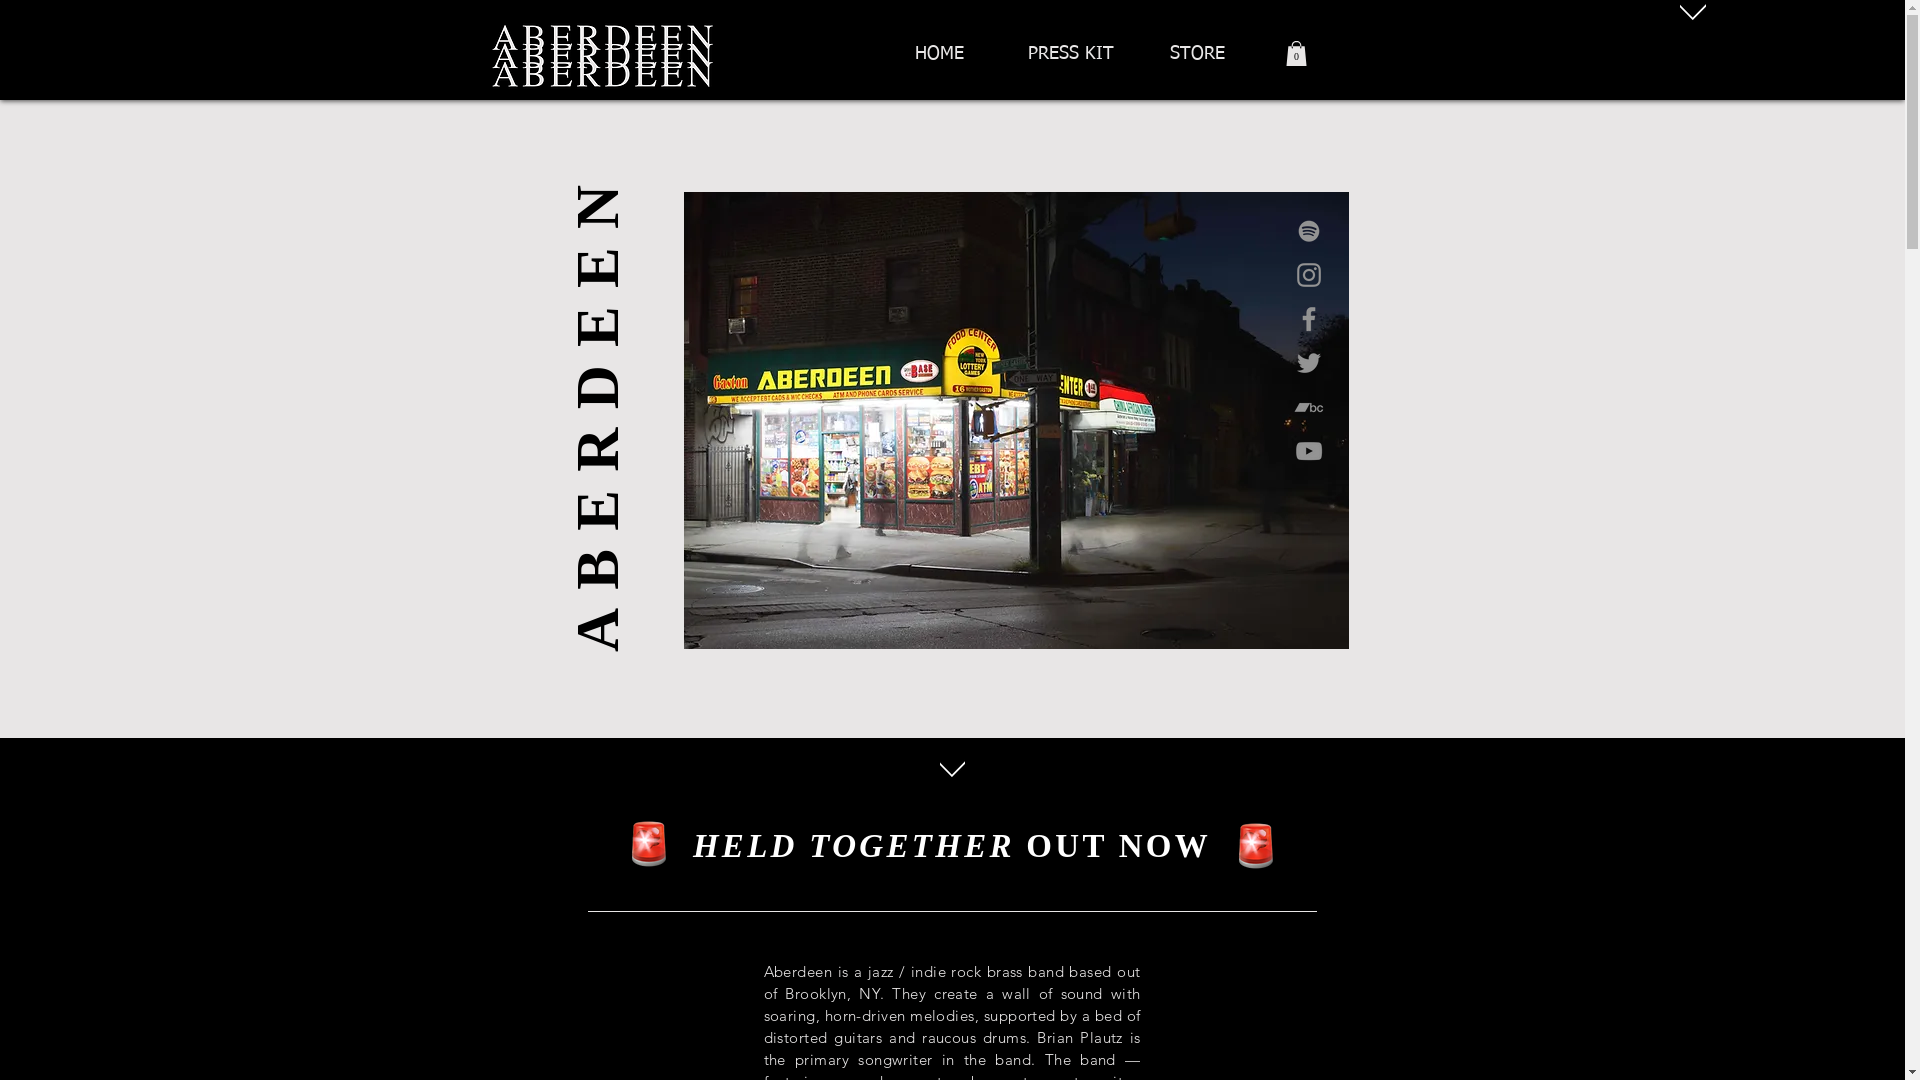 The height and width of the screenshot is (1080, 1920). Describe the element at coordinates (1296, 52) in the screenshot. I see `'0'` at that location.